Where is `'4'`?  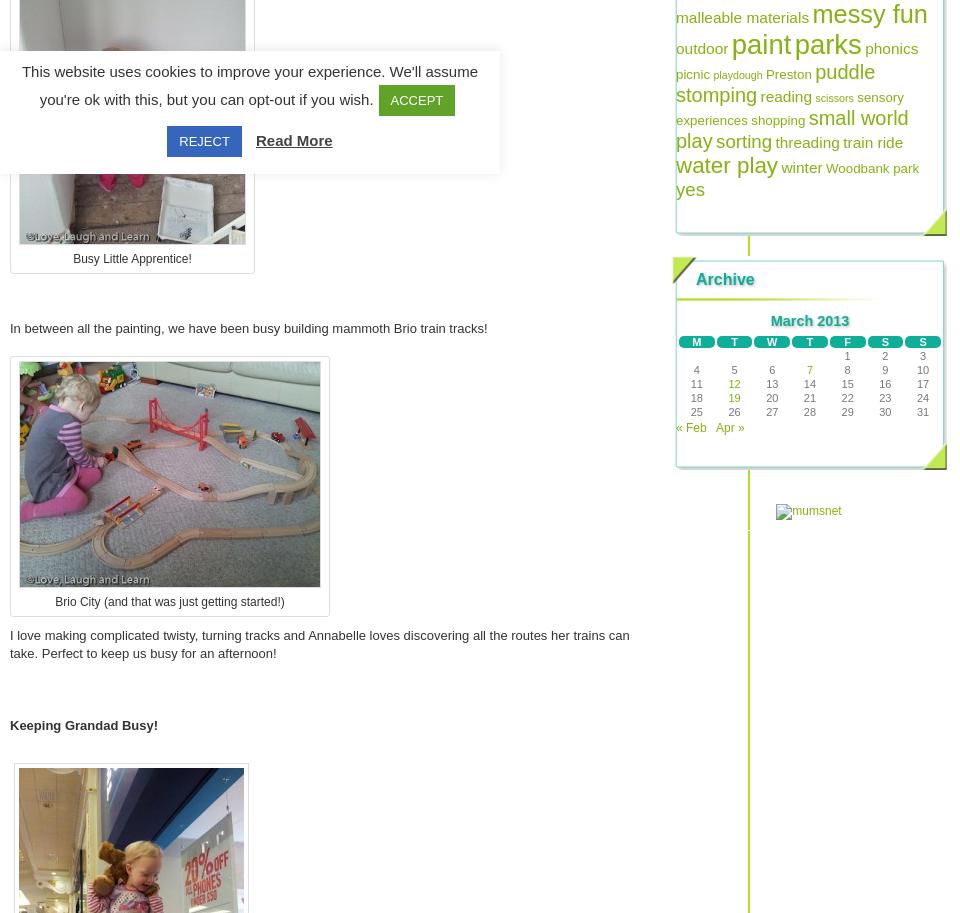
'4' is located at coordinates (696, 370).